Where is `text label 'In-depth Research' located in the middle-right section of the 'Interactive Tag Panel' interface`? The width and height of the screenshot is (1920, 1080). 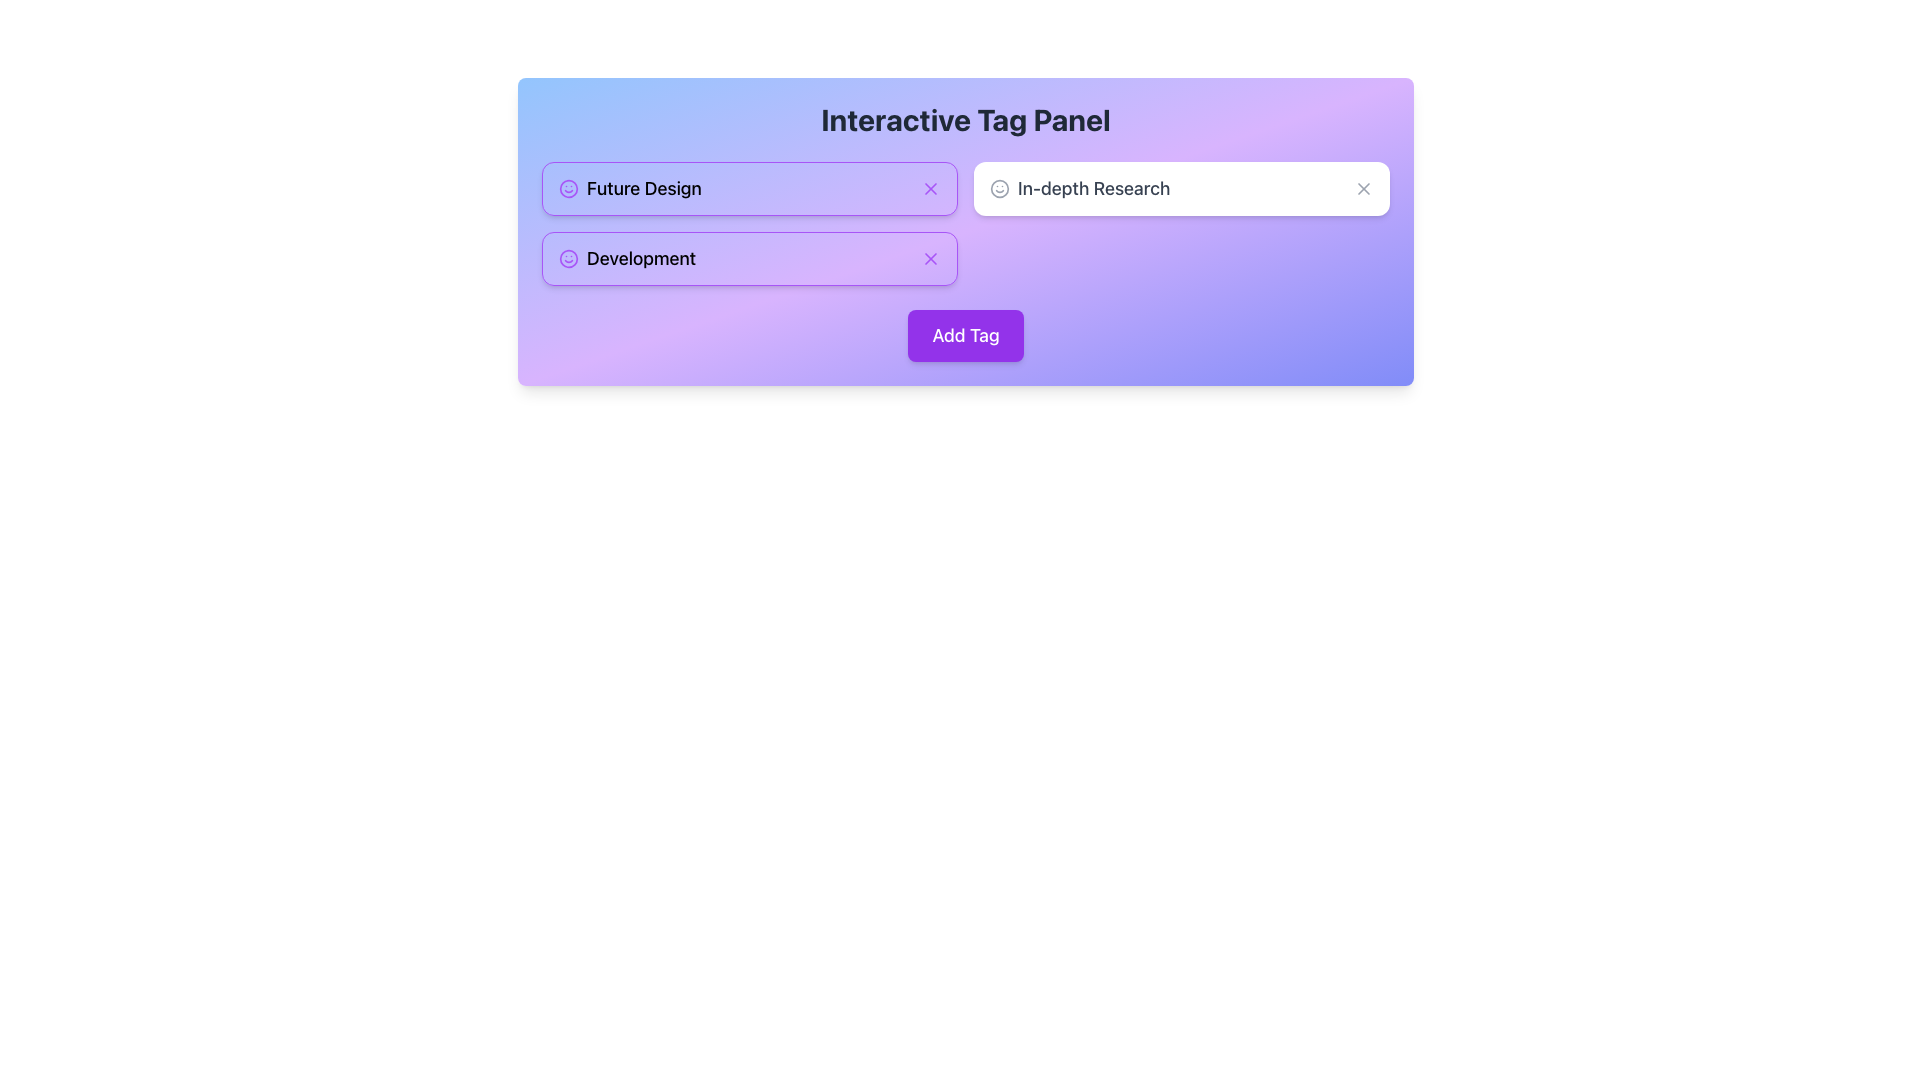 text label 'In-depth Research' located in the middle-right section of the 'Interactive Tag Panel' interface is located at coordinates (1093, 189).